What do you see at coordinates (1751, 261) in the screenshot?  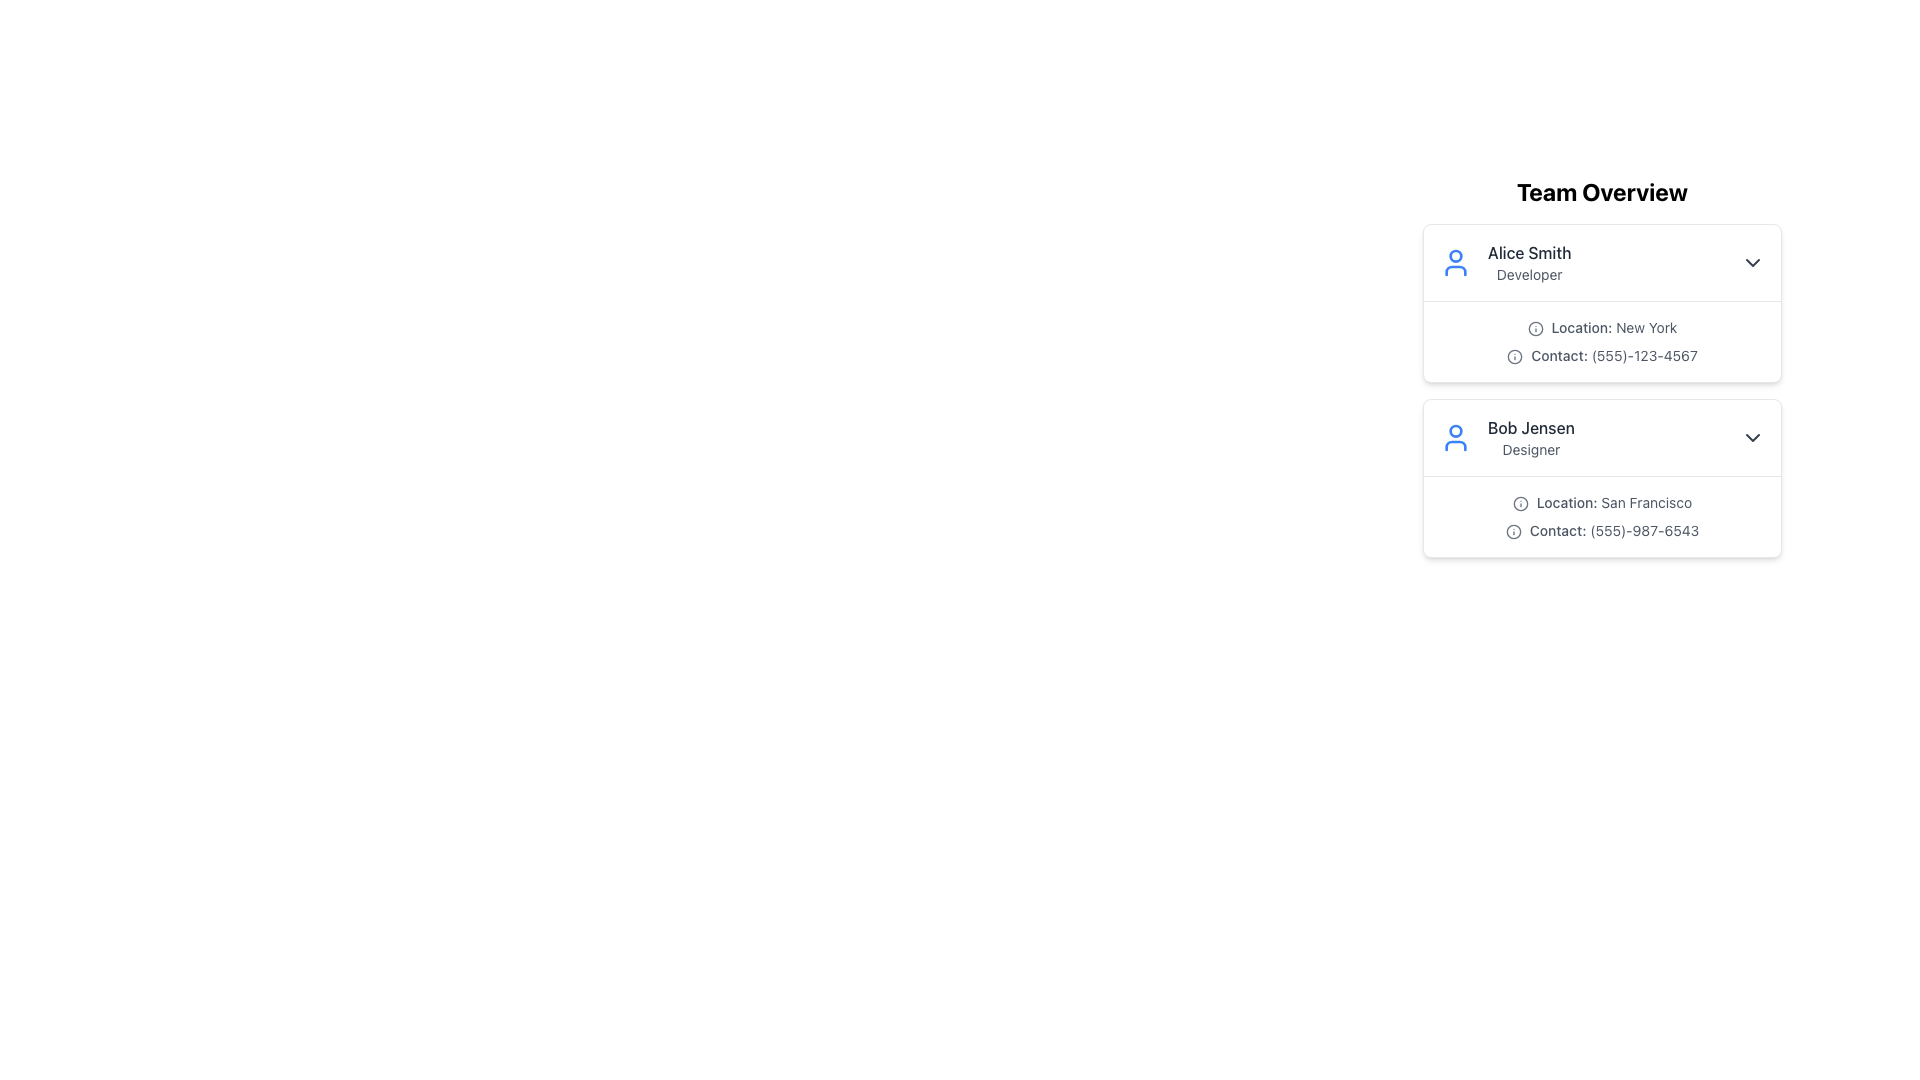 I see `the downward-pointing chevron icon button adjacent to 'Alice Smith' and 'Developer' to check for any tooltip appearance` at bounding box center [1751, 261].